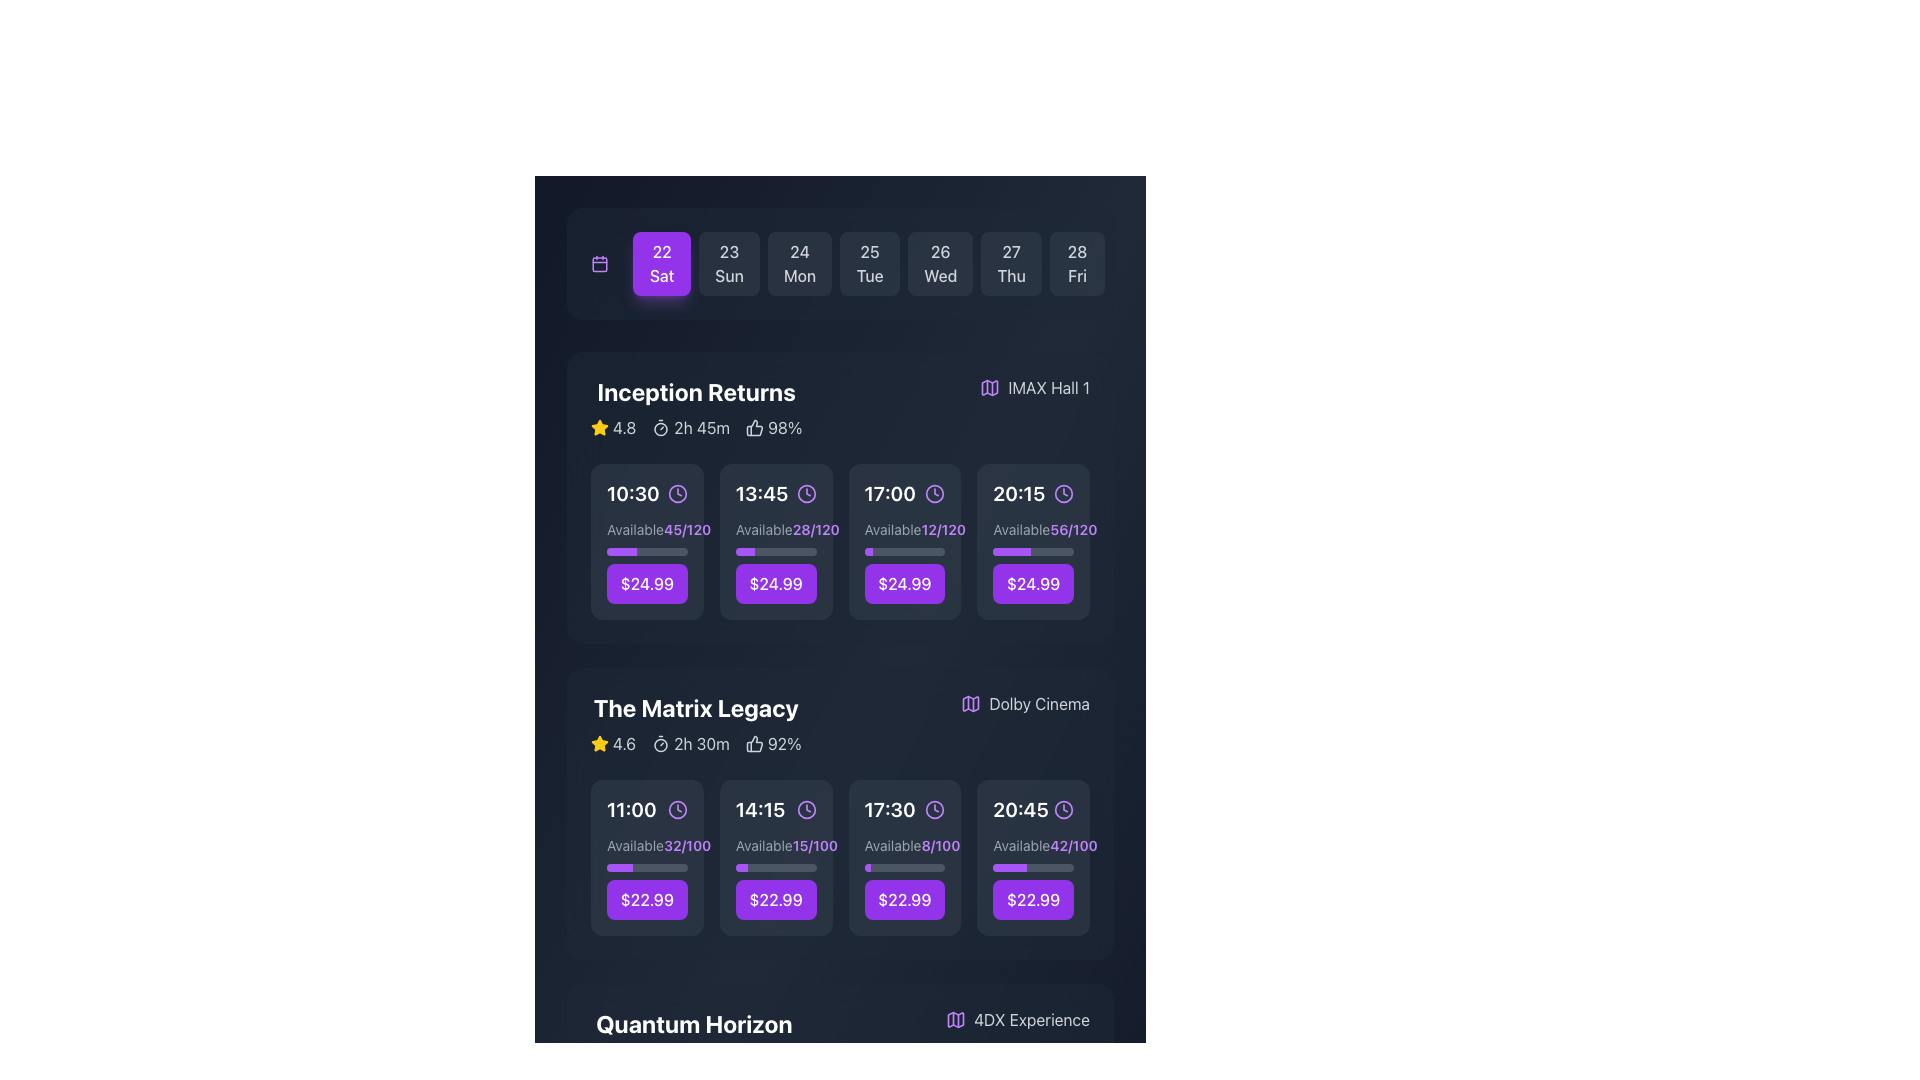  Describe the element at coordinates (775, 810) in the screenshot. I see `the icon representing the second time slot for booking tickets for the movie 'The Matrix Legacy' to check for additional information` at that location.